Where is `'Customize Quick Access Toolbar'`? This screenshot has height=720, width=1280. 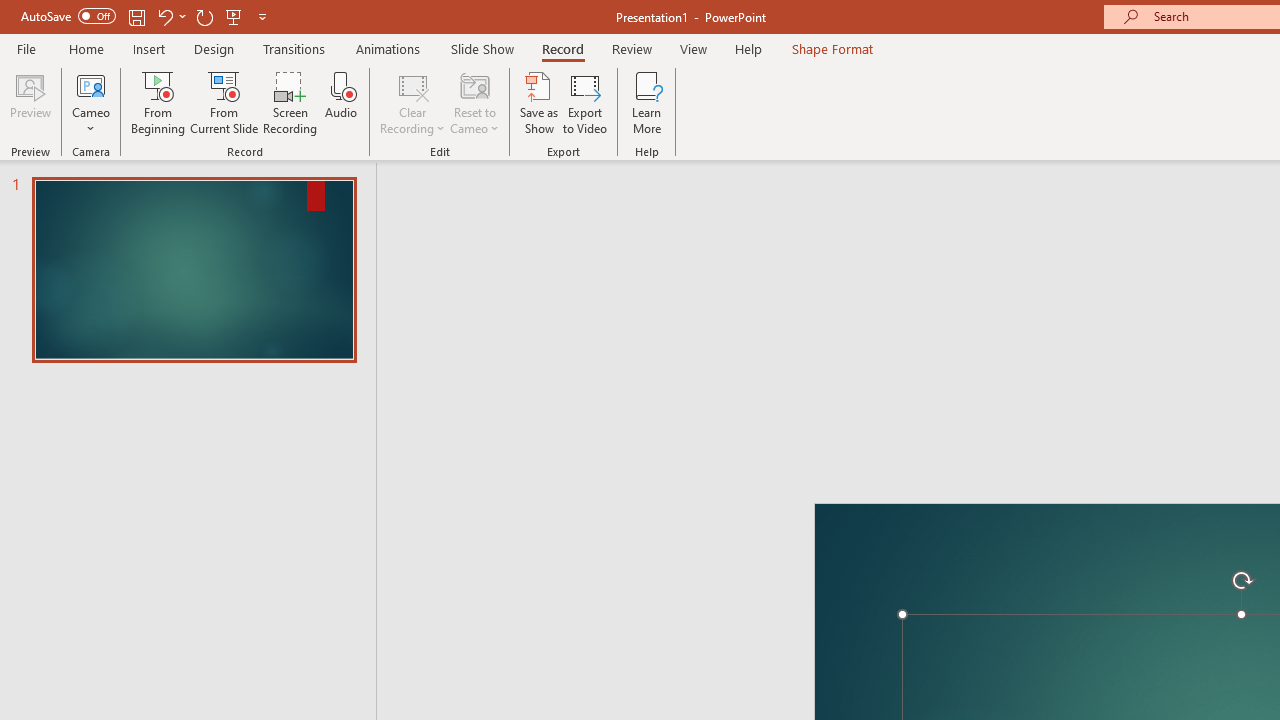 'Customize Quick Access Toolbar' is located at coordinates (262, 16).